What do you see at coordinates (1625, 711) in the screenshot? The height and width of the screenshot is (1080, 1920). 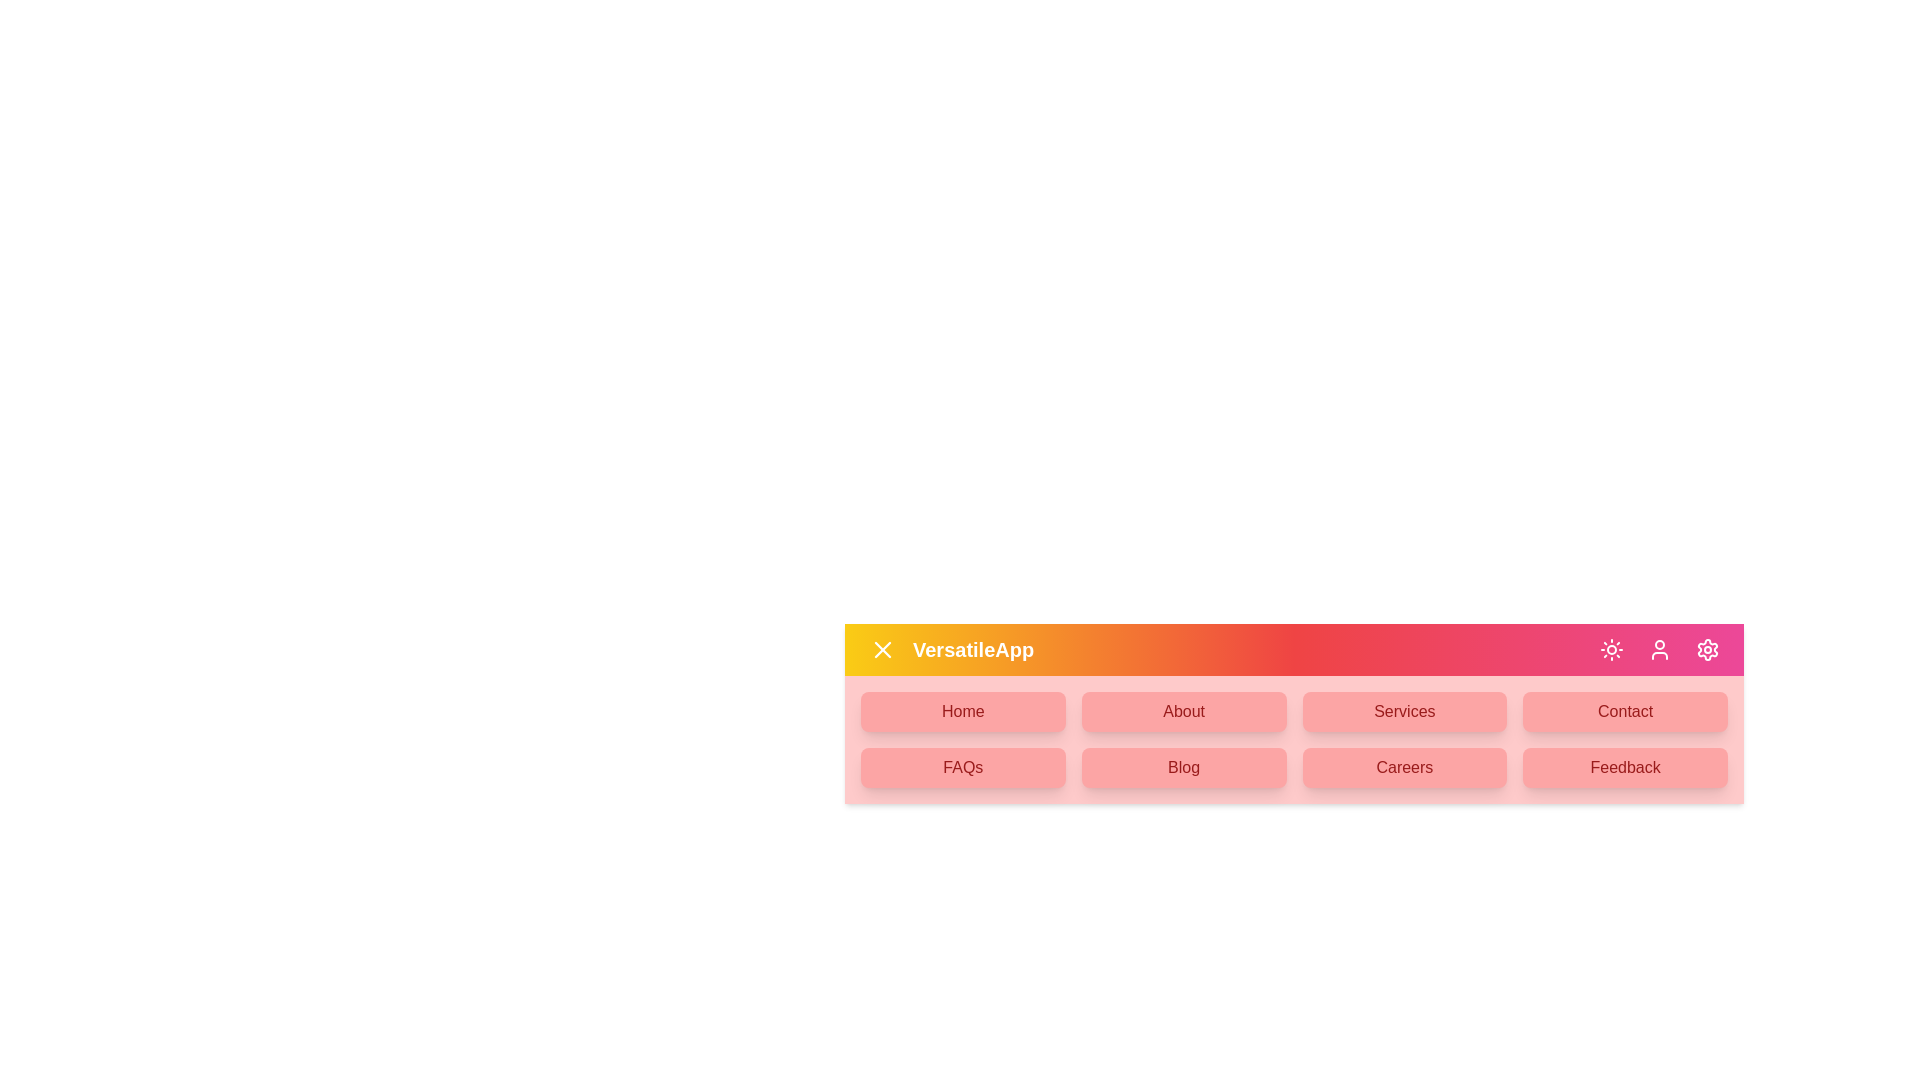 I see `the menu item Contact from the available options` at bounding box center [1625, 711].